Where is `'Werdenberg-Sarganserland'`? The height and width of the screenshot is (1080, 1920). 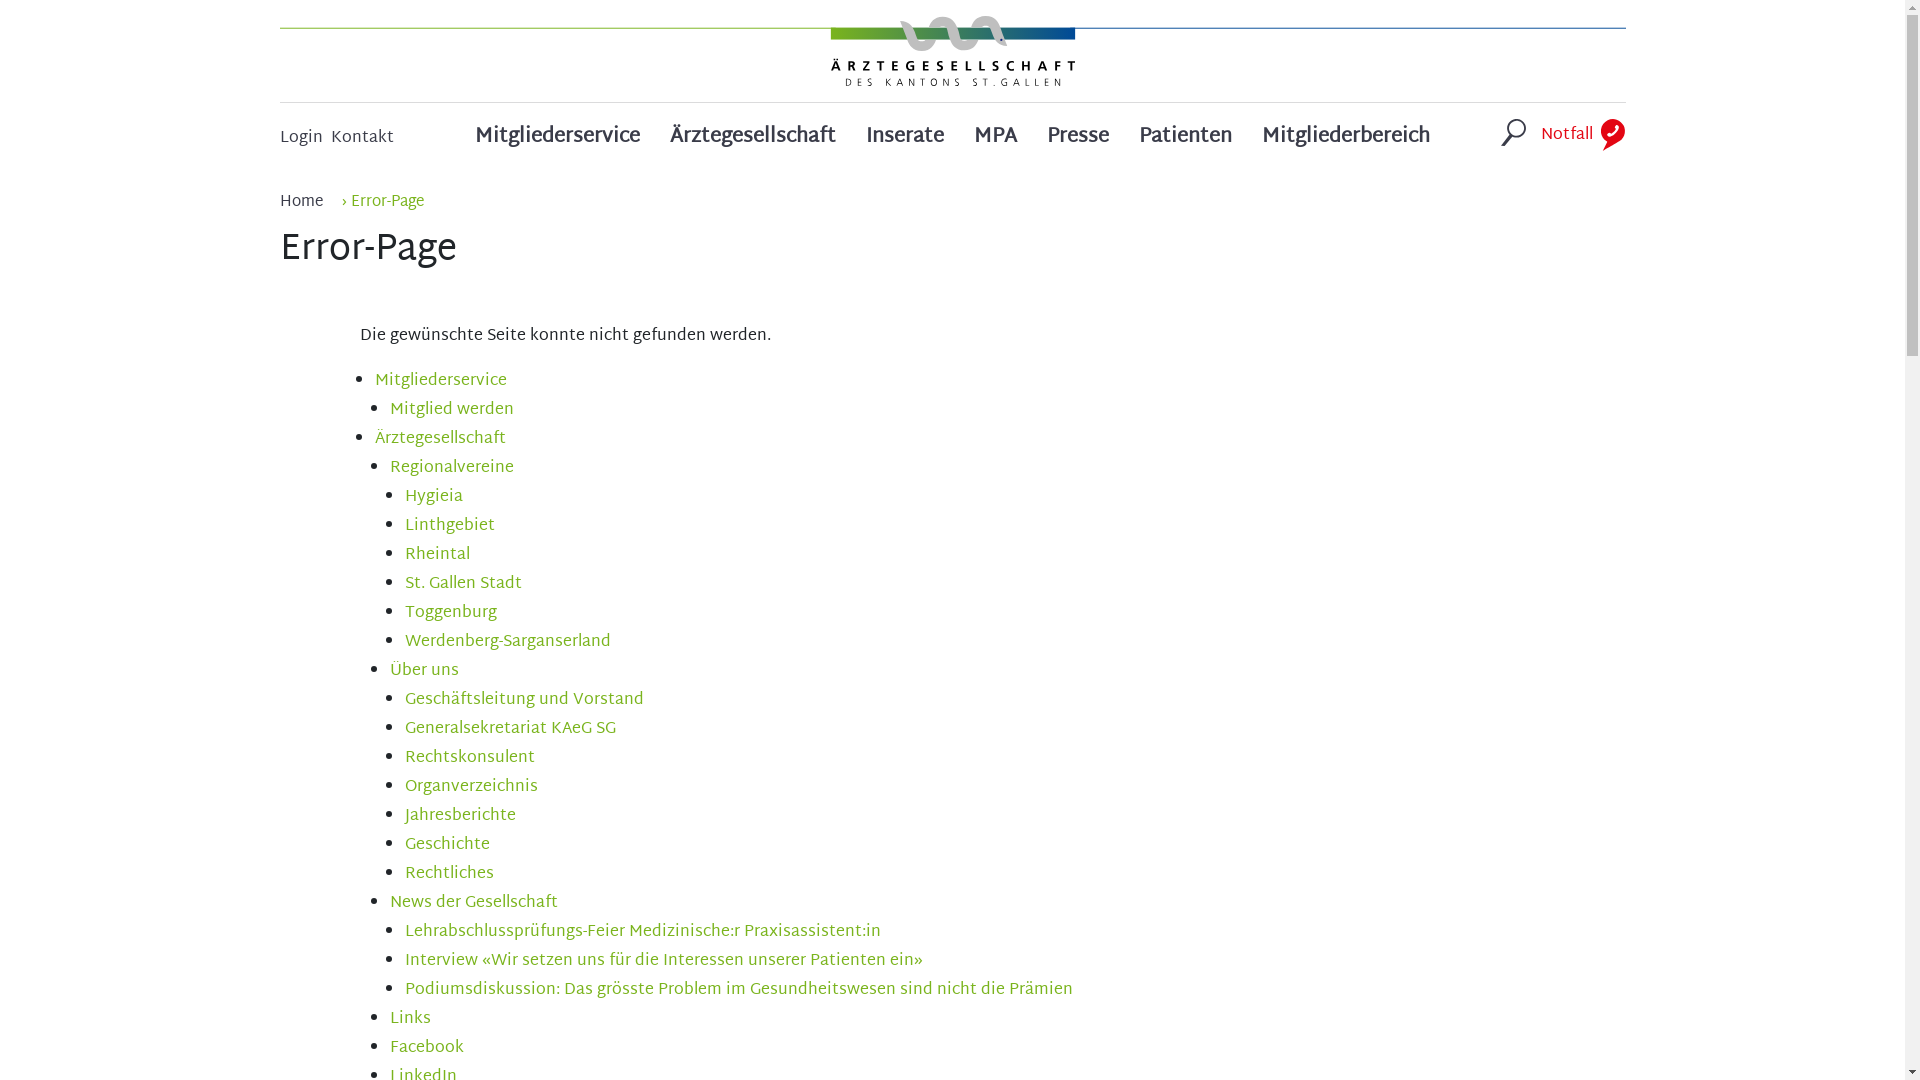
'Werdenberg-Sarganserland' is located at coordinates (507, 642).